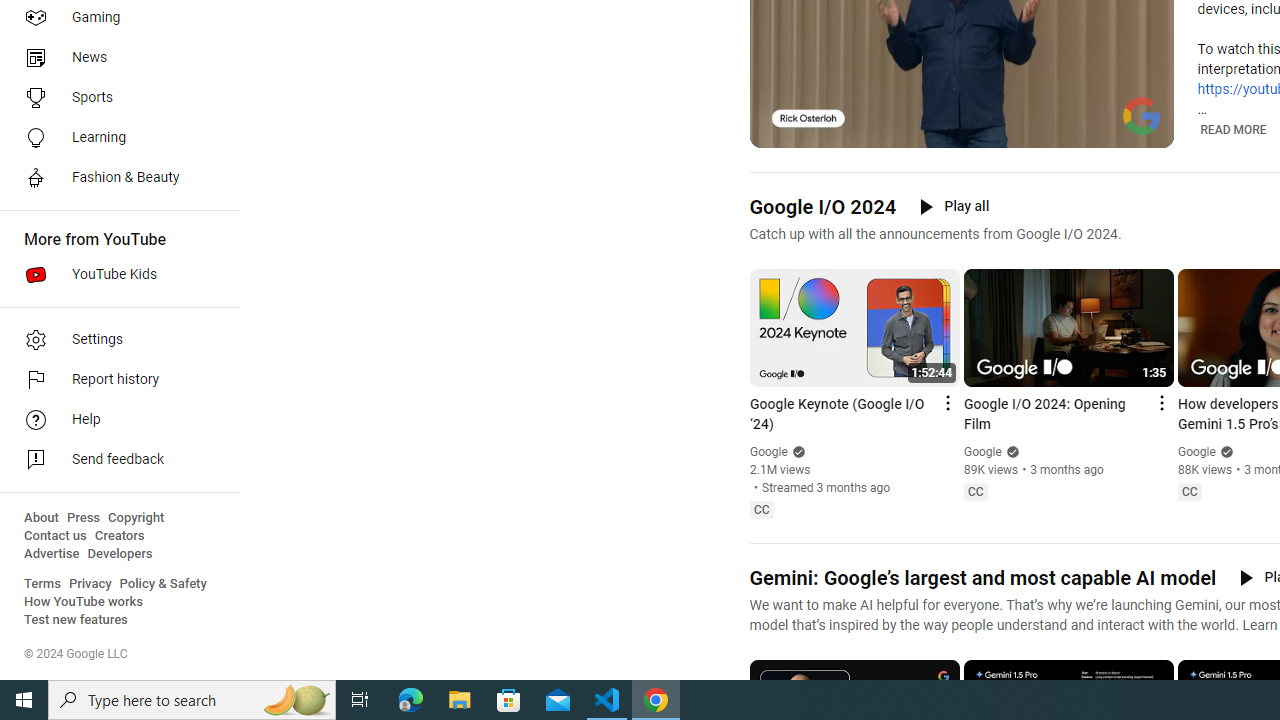  I want to click on 'Sports', so click(112, 97).